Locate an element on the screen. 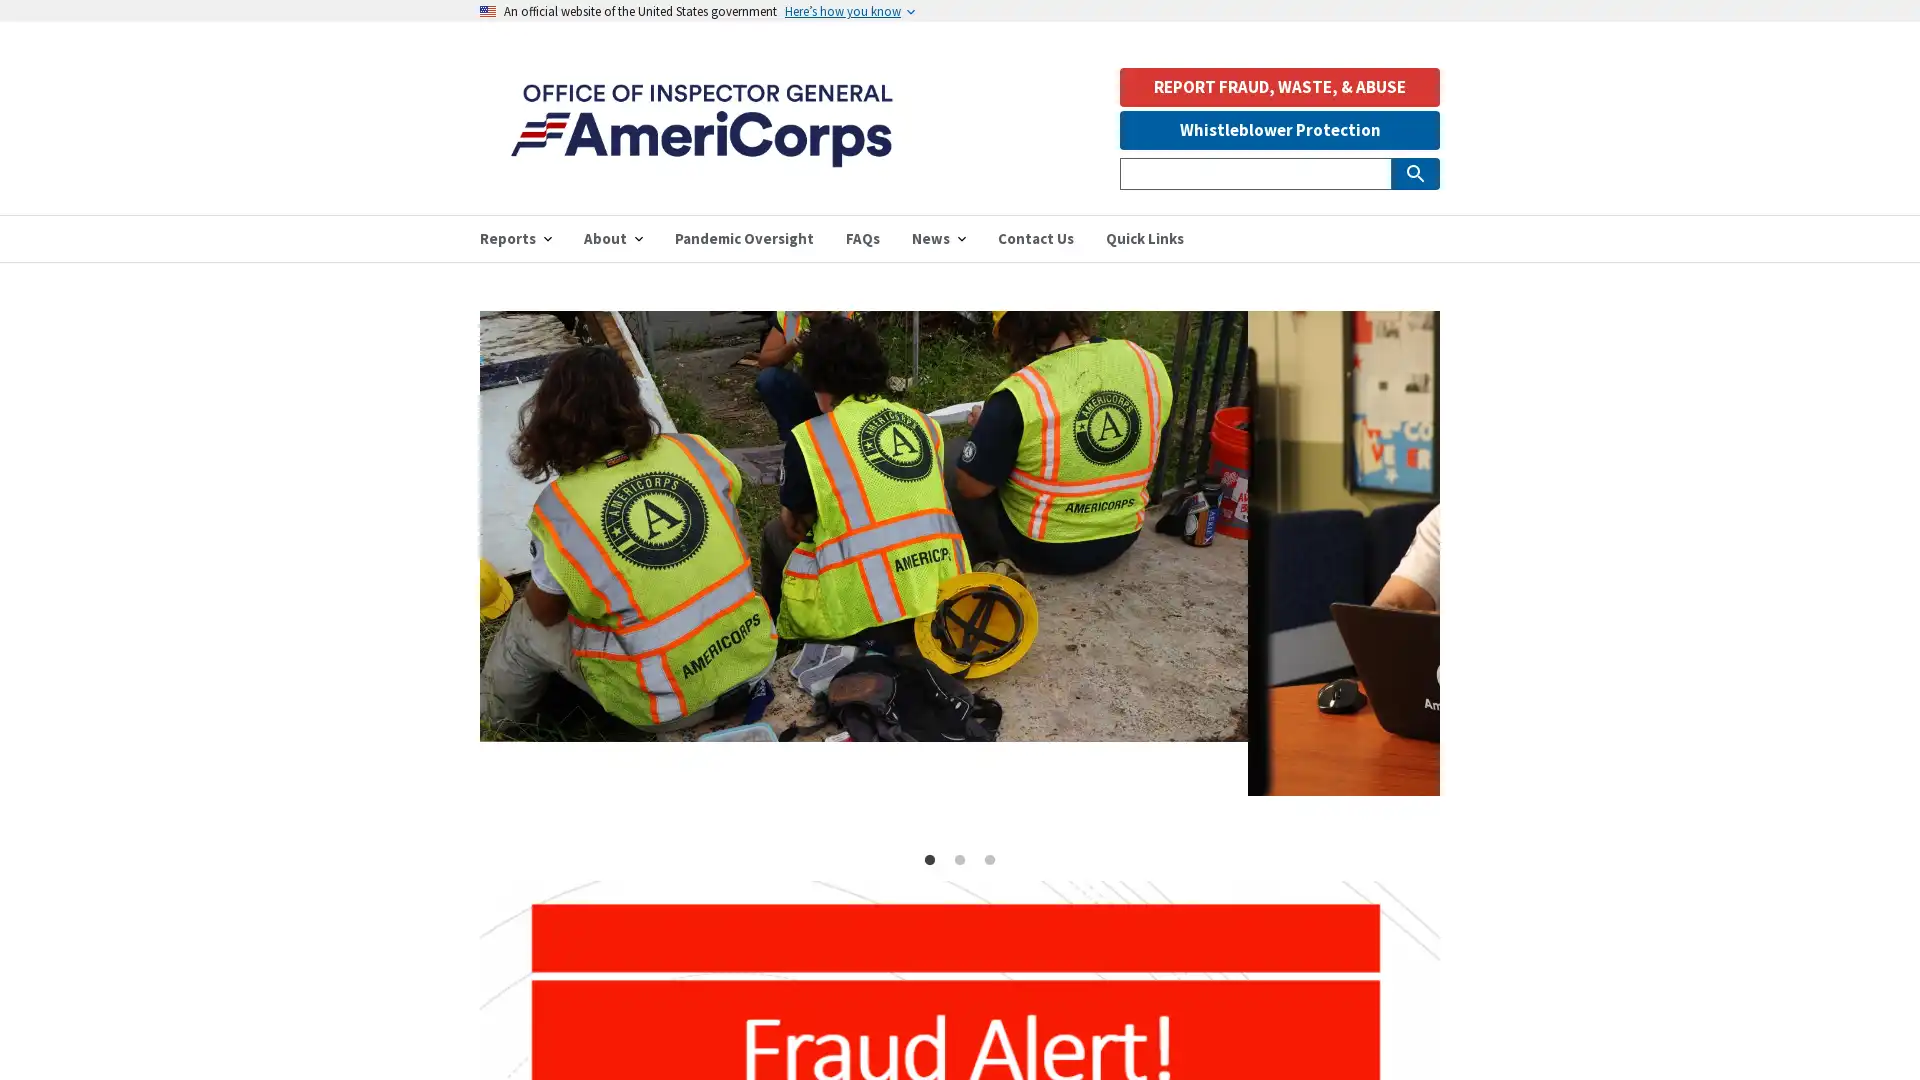 The image size is (1920, 1080). Next is located at coordinates (1429, 570).